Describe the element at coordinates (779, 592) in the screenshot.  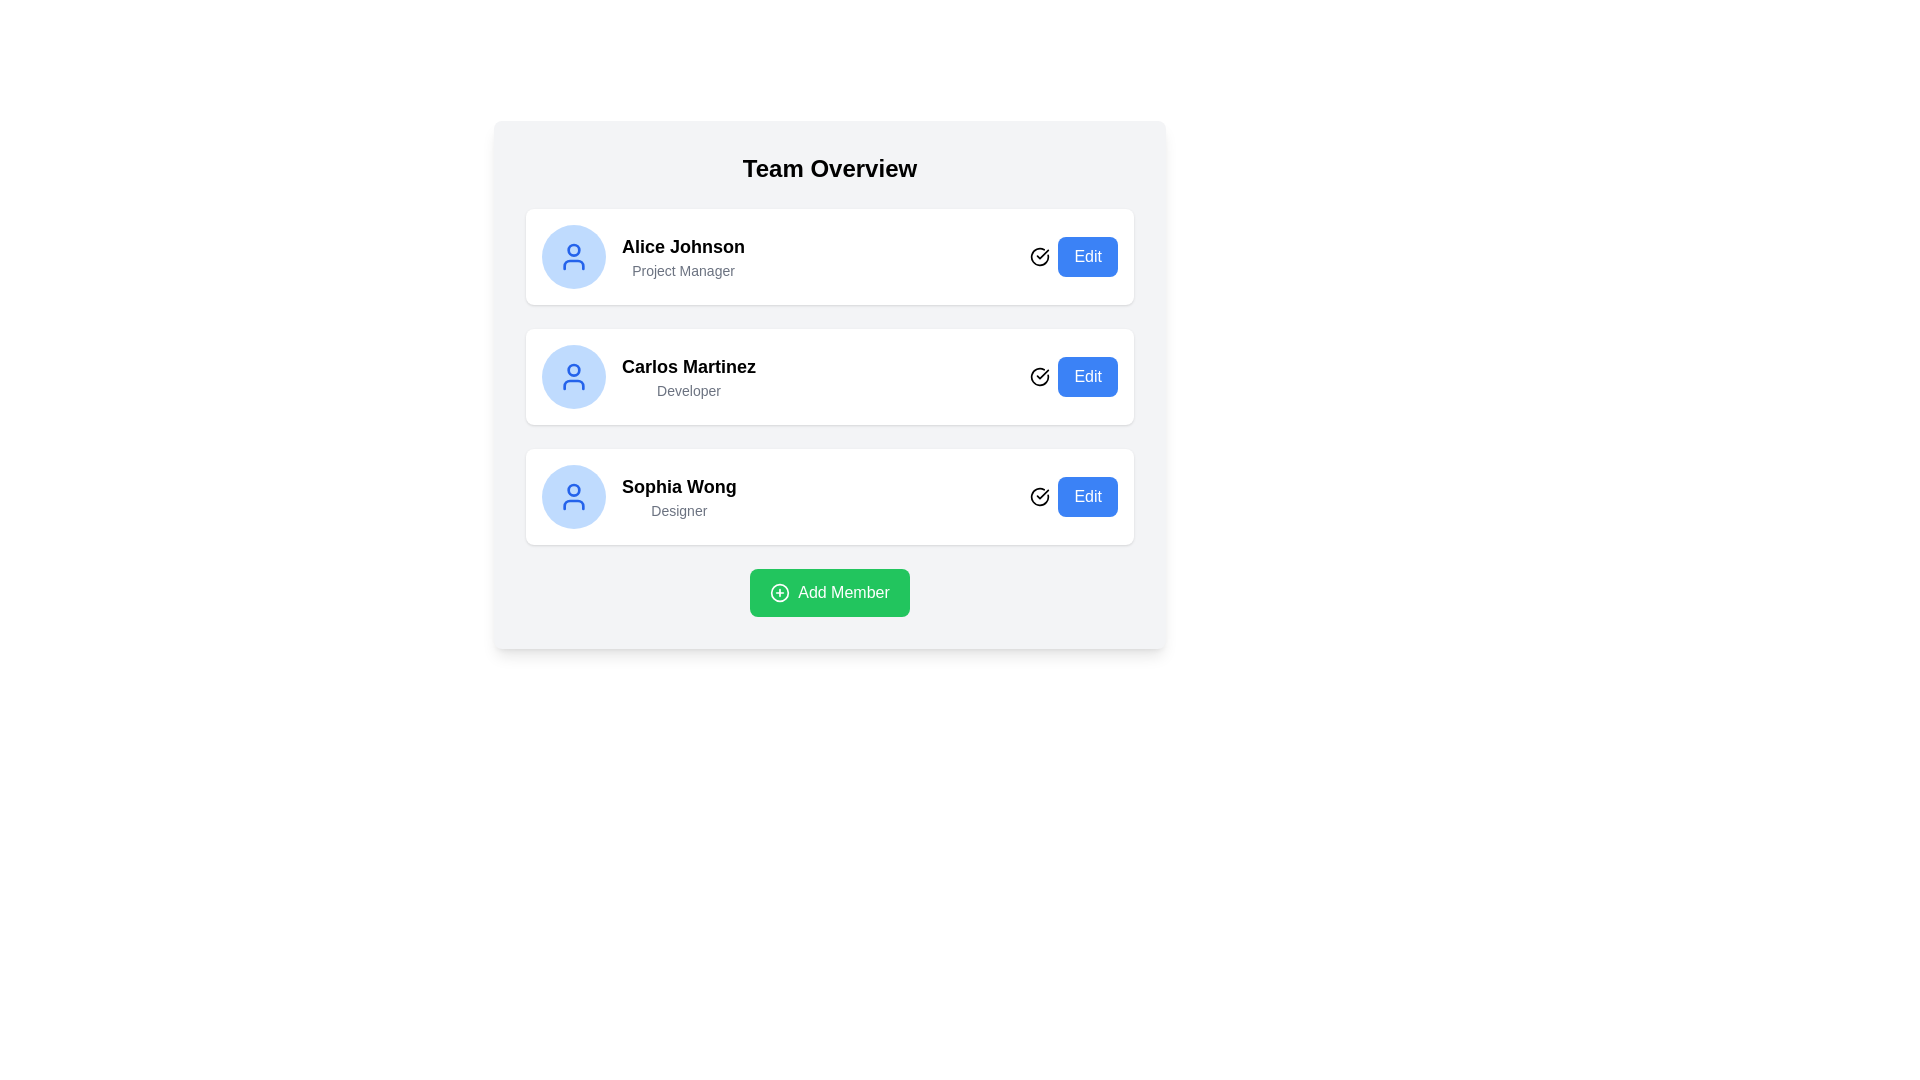
I see `customization options for the icon located to the left of the 'Add Member' text on the green button at the bottom center of the interface` at that location.